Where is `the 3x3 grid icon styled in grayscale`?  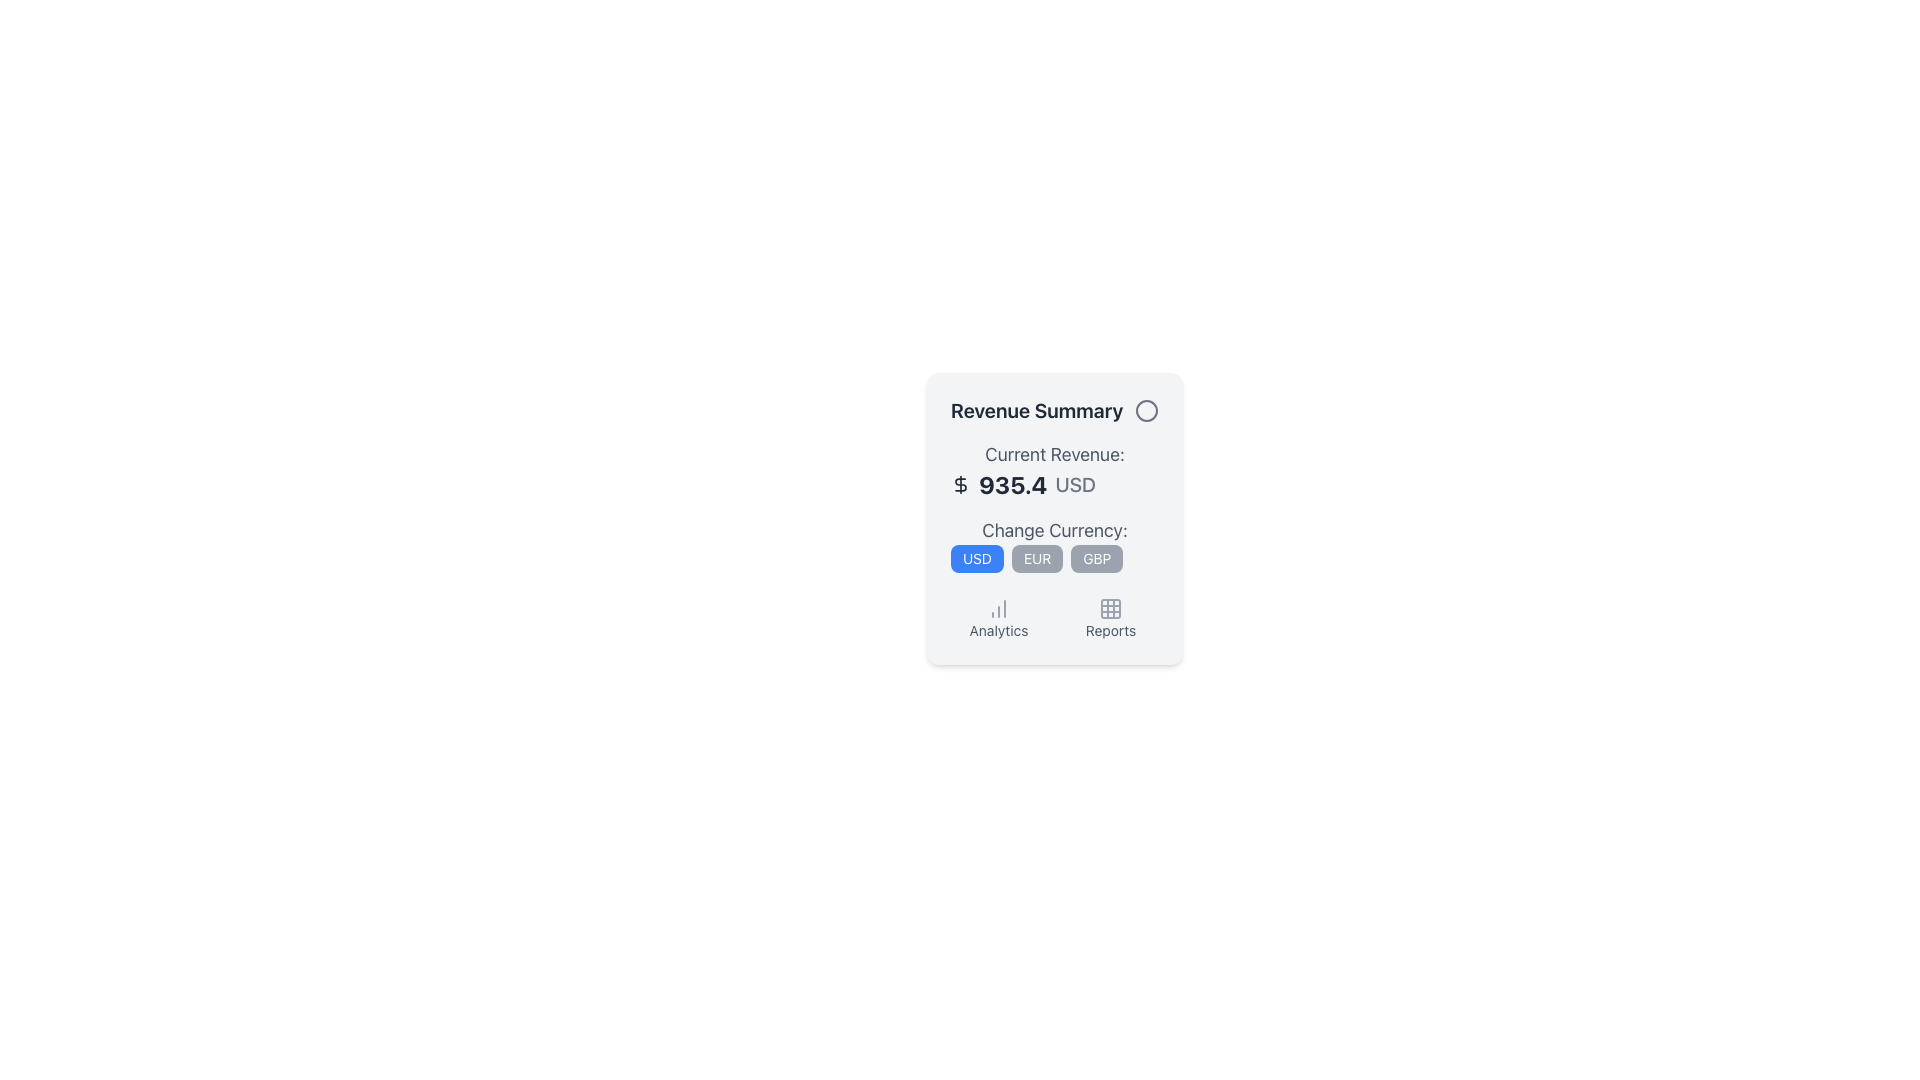
the 3x3 grid icon styled in grayscale is located at coordinates (1109, 608).